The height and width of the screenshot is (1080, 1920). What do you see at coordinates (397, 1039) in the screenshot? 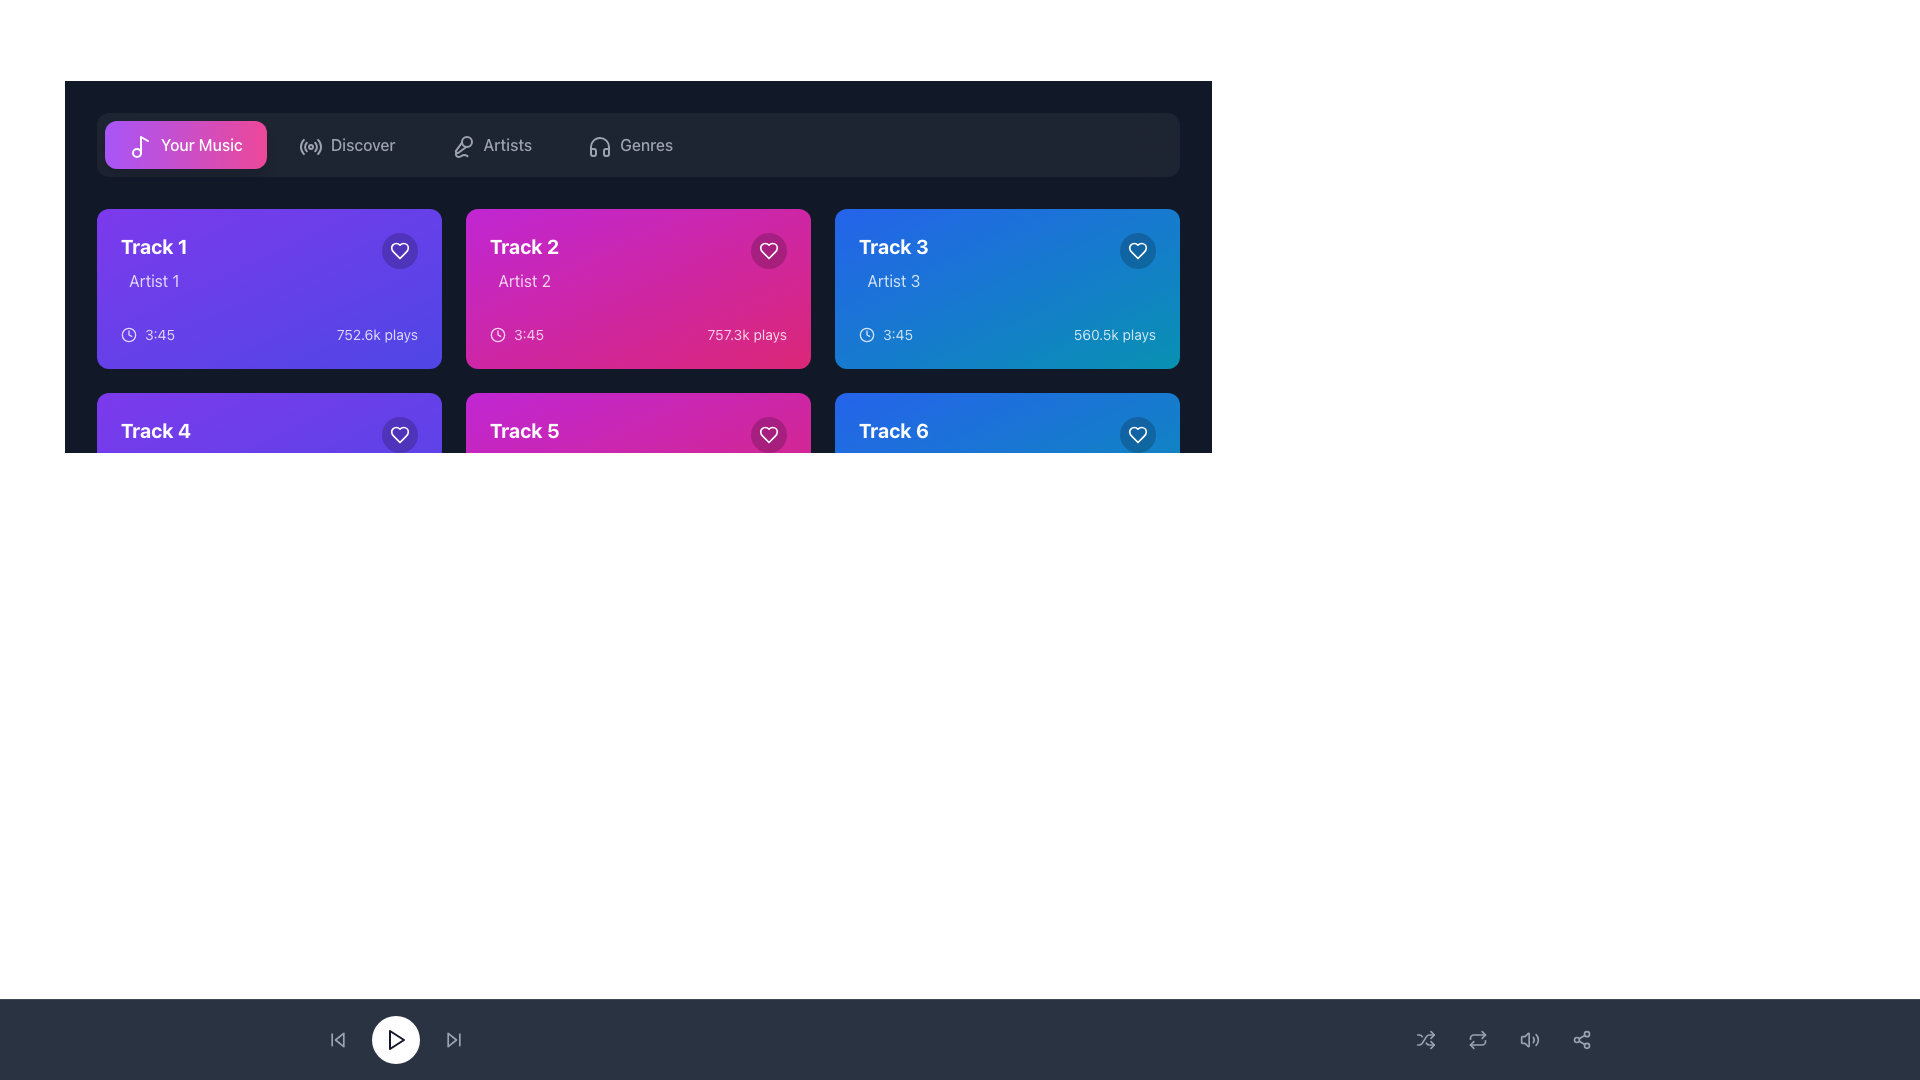
I see `the play control button represented by a triangle icon, located centrally in the bottom navigation bar to play or resume audio or media content` at bounding box center [397, 1039].